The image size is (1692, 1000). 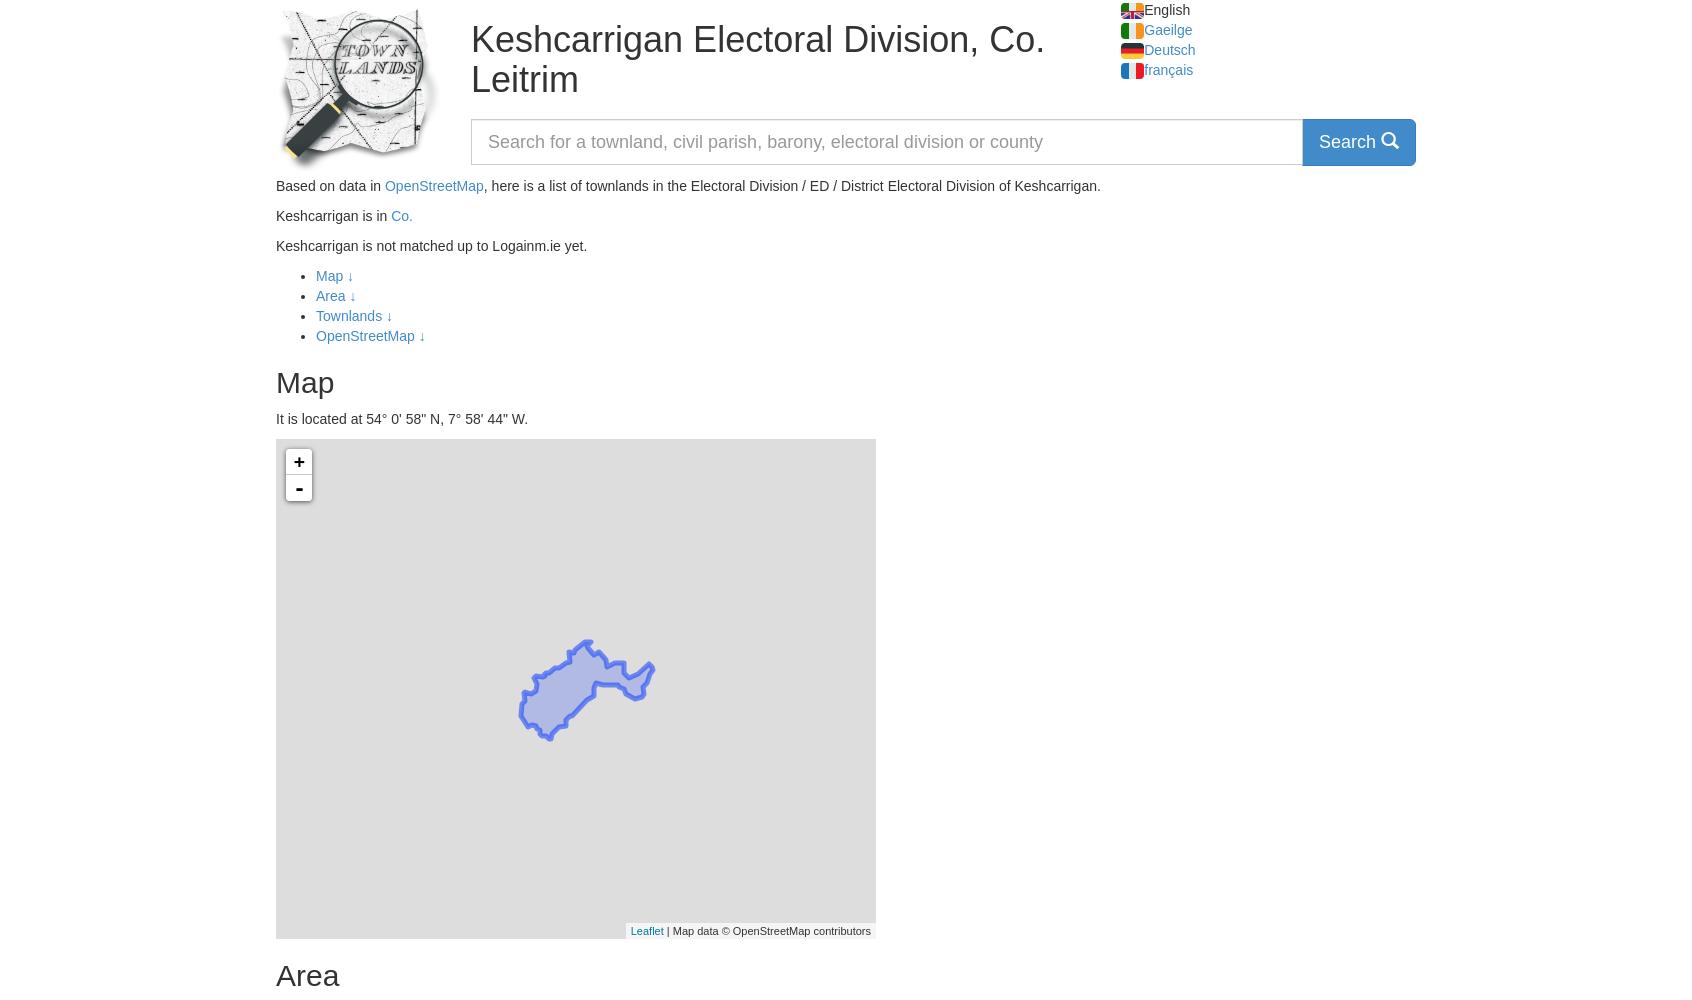 What do you see at coordinates (401, 215) in the screenshot?
I see `'Co.'` at bounding box center [401, 215].